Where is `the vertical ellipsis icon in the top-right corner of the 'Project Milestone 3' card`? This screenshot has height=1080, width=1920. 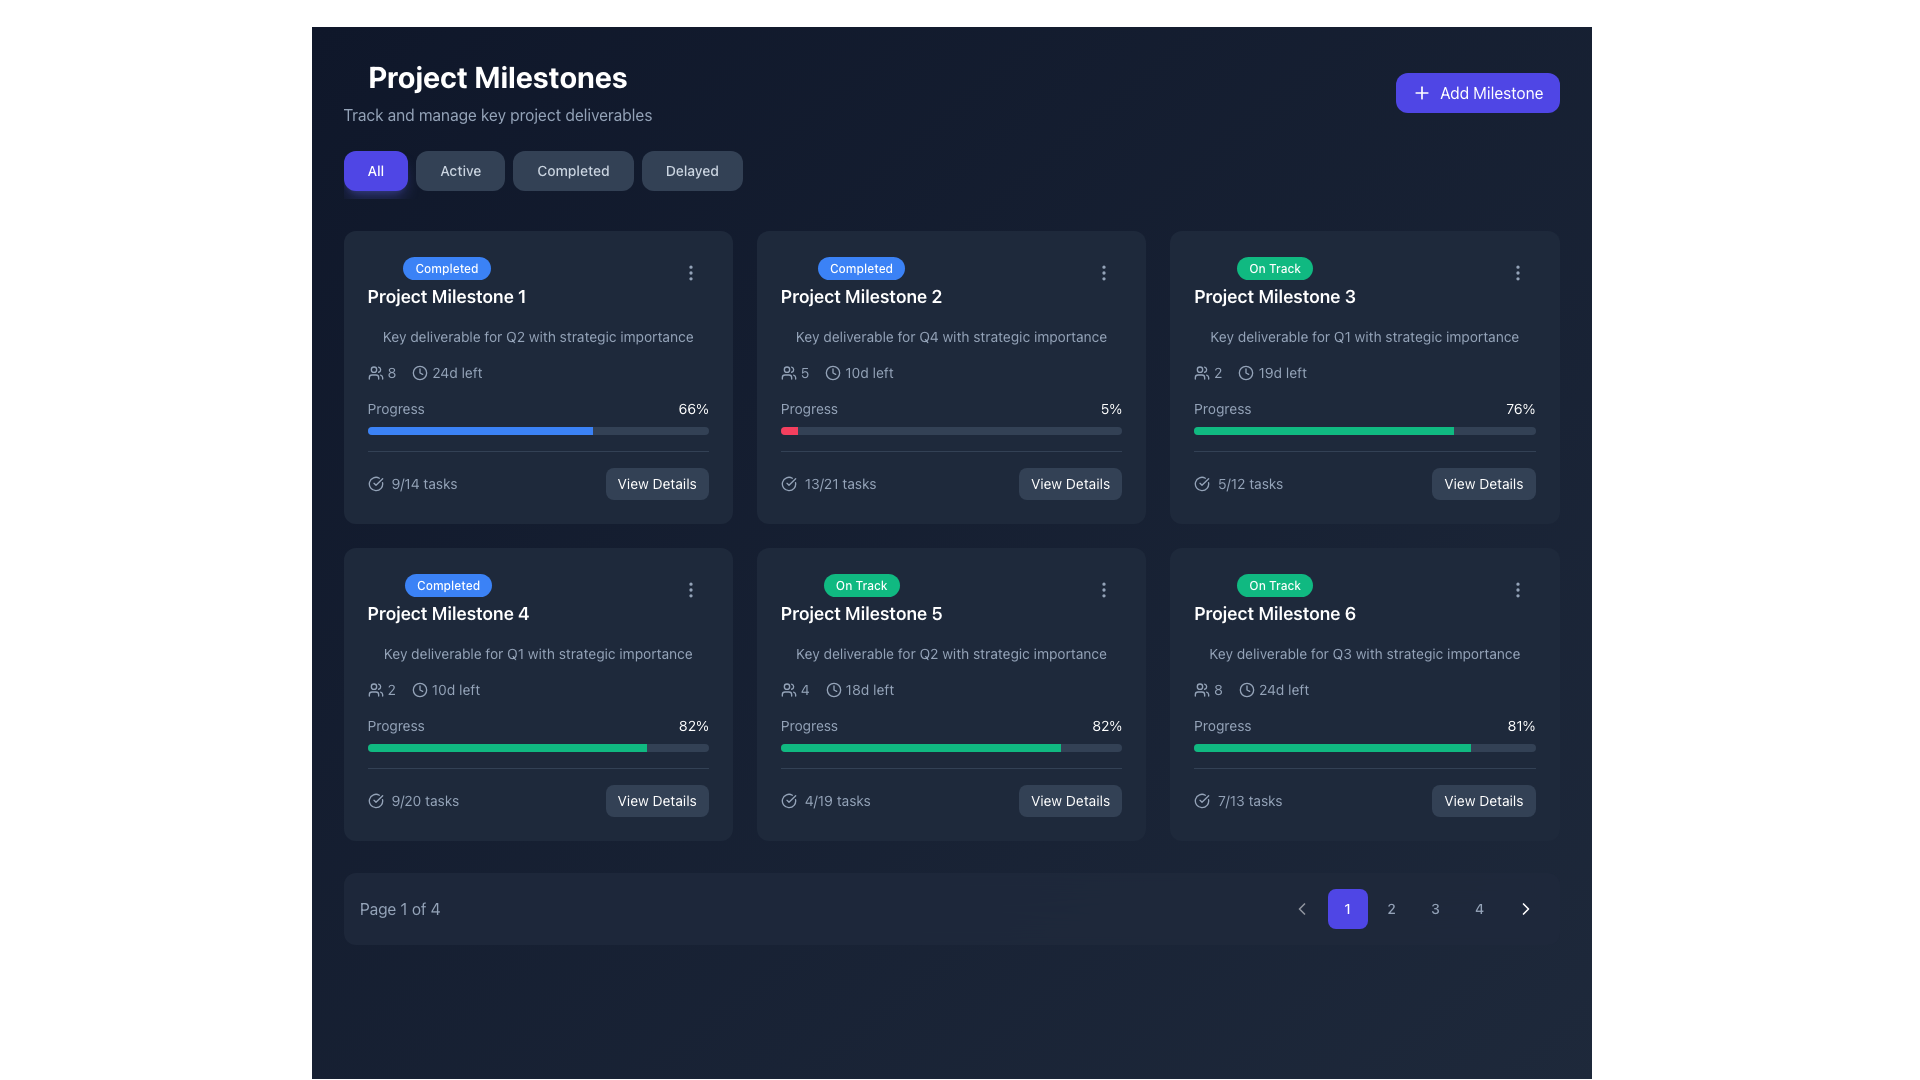
the vertical ellipsis icon in the top-right corner of the 'Project Milestone 3' card is located at coordinates (1517, 273).